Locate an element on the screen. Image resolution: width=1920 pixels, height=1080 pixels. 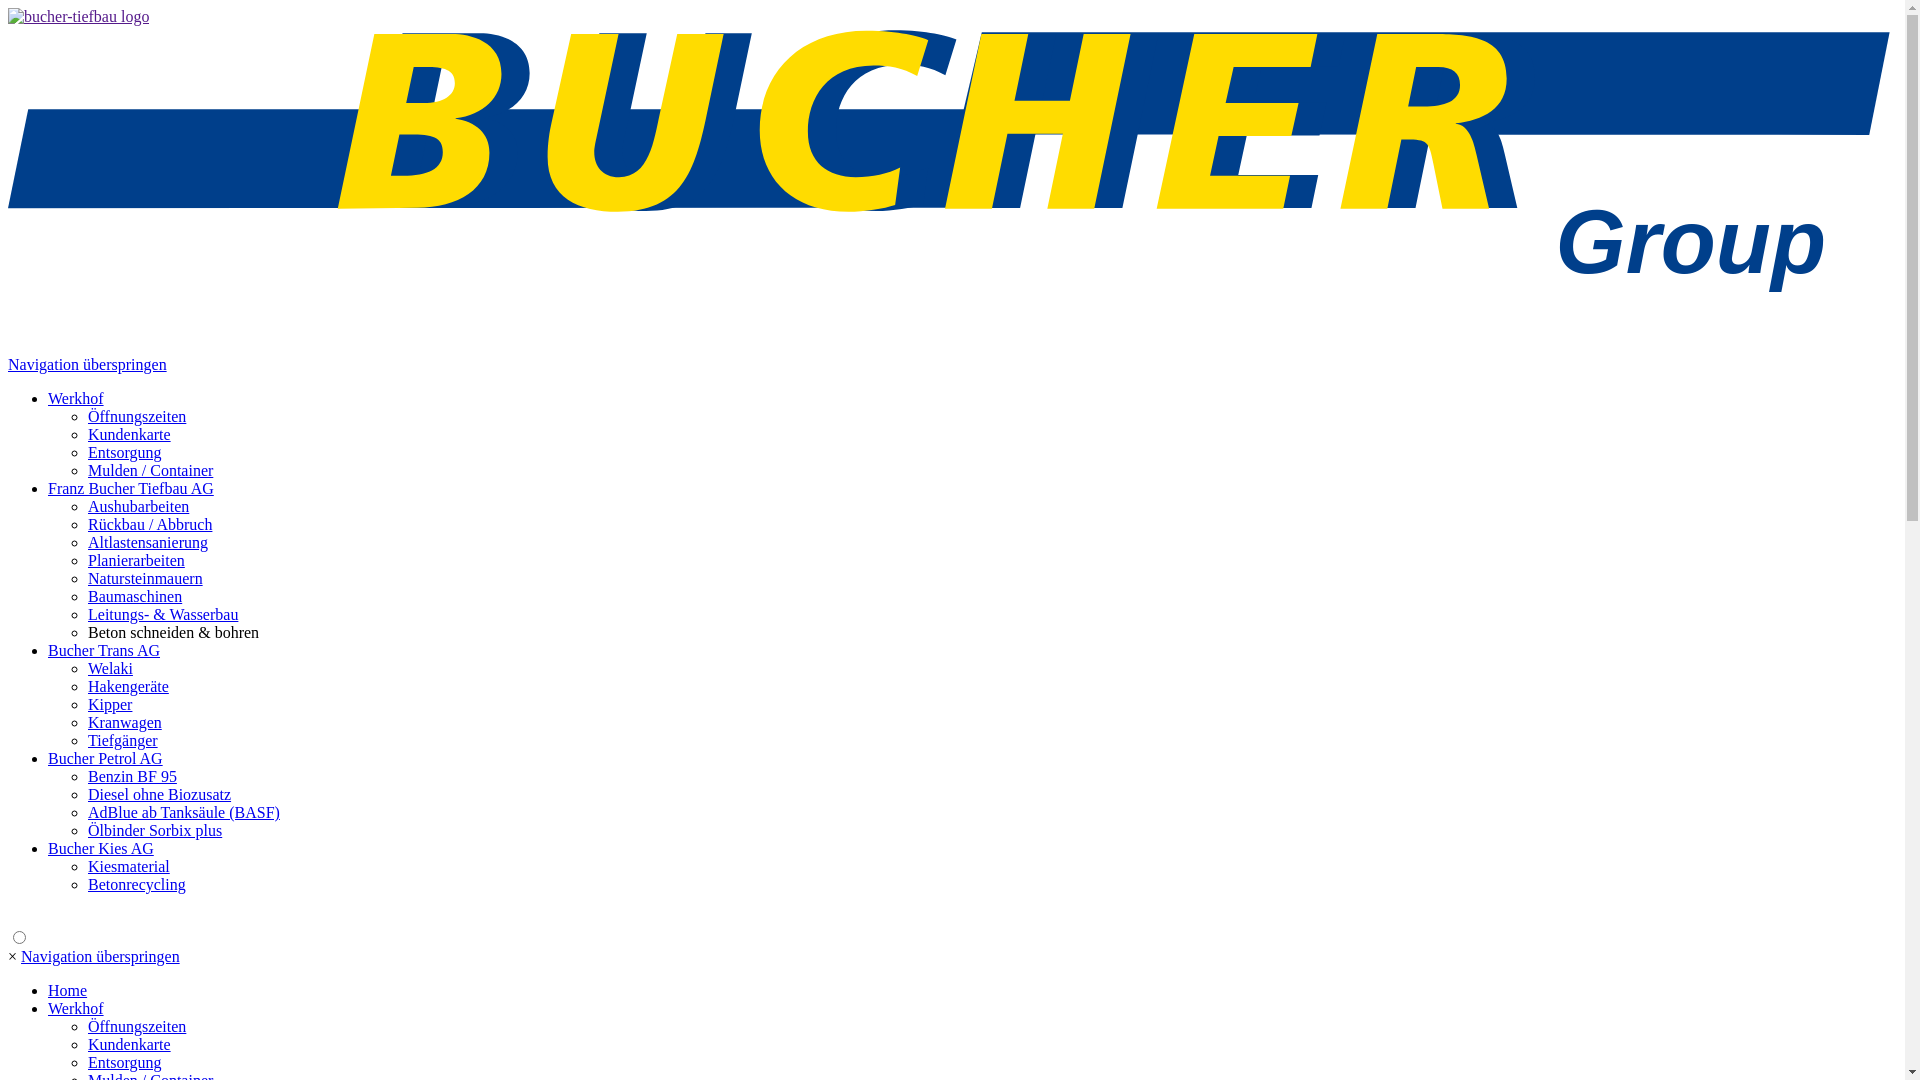
'Franz Bucher Tiefbau AG' is located at coordinates (129, 488).